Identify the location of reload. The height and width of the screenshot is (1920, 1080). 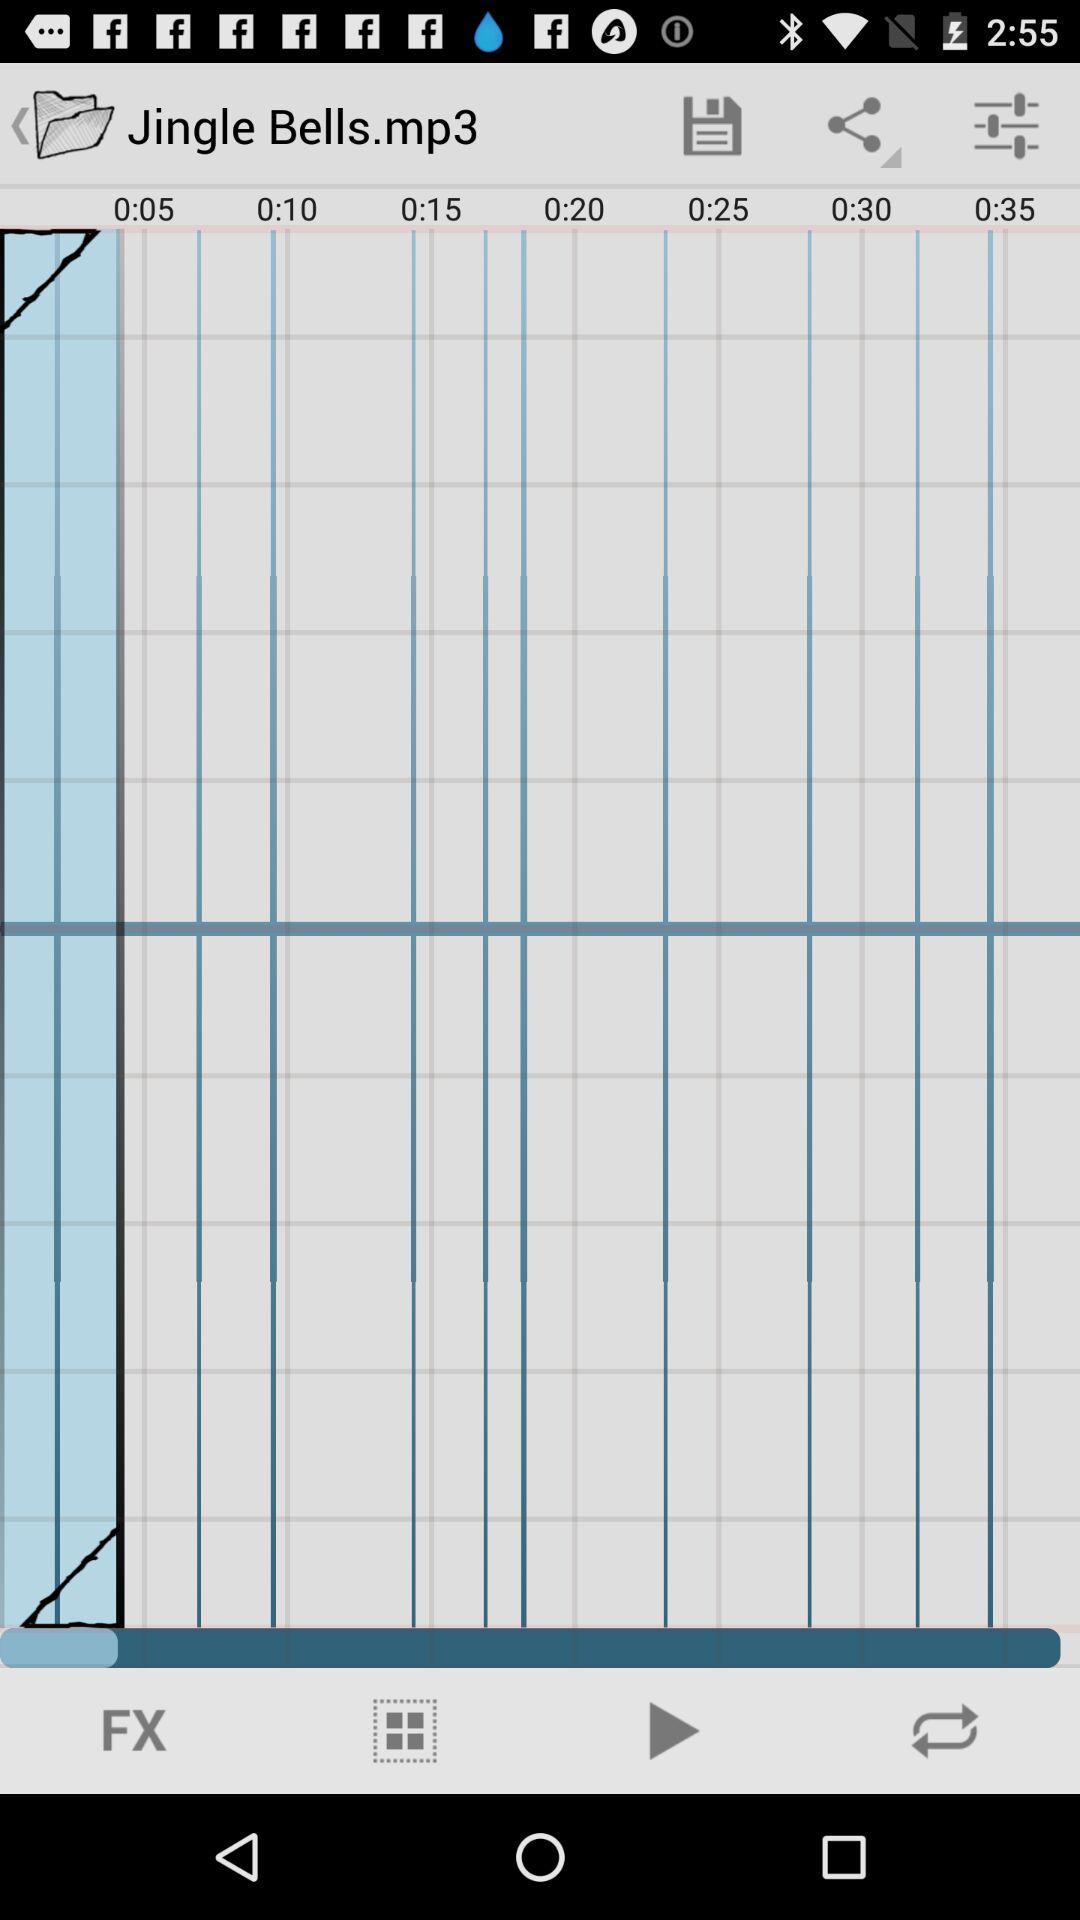
(945, 1730).